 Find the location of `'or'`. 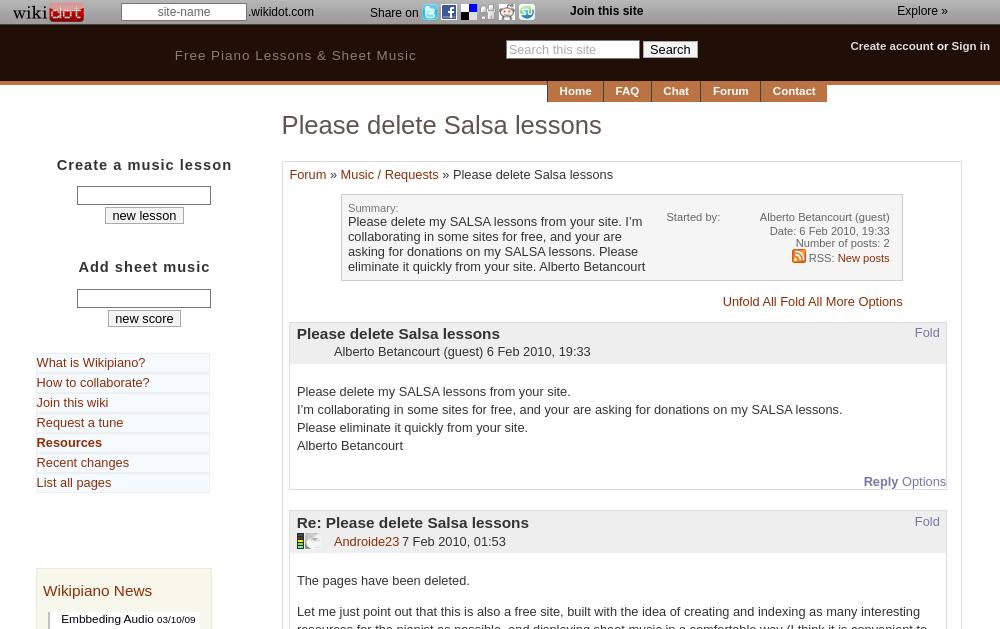

'or' is located at coordinates (941, 45).